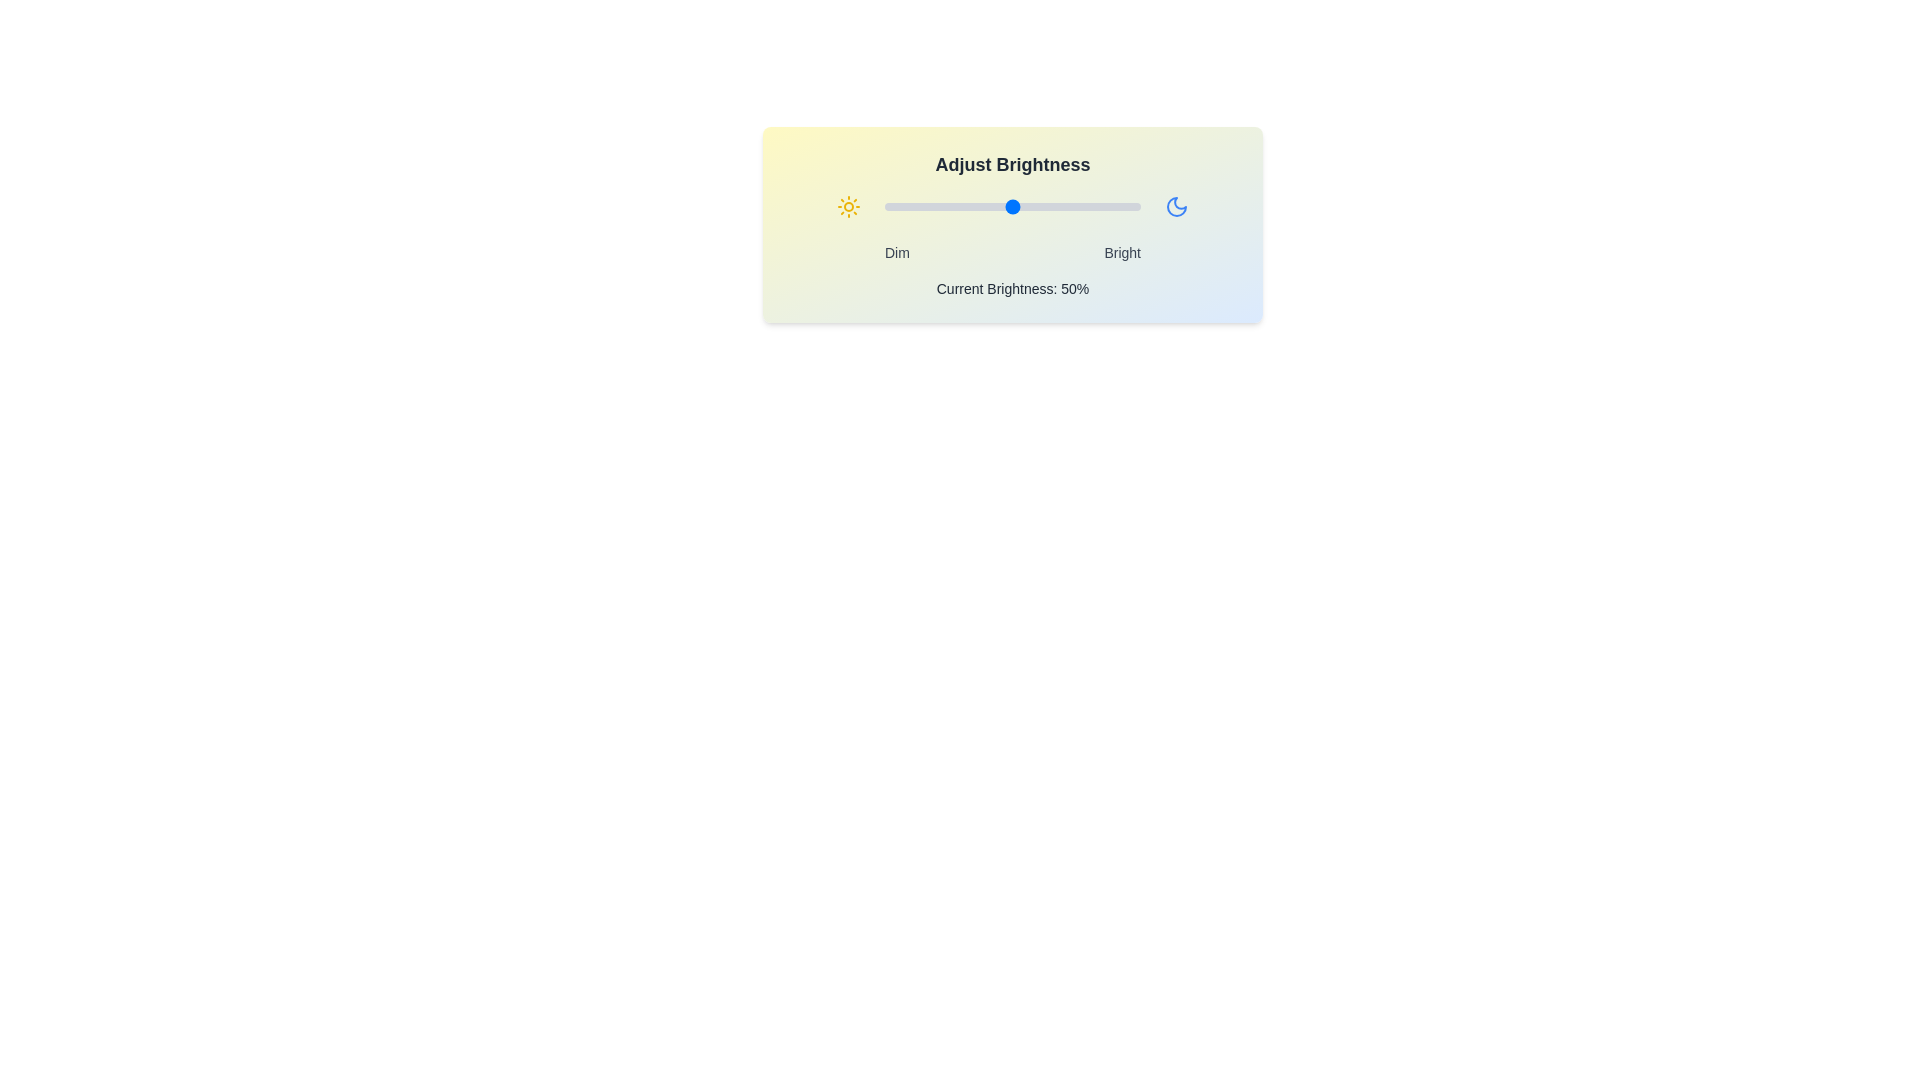 The height and width of the screenshot is (1080, 1920). Describe the element at coordinates (995, 207) in the screenshot. I see `the brightness to 43% by interacting with the slider` at that location.